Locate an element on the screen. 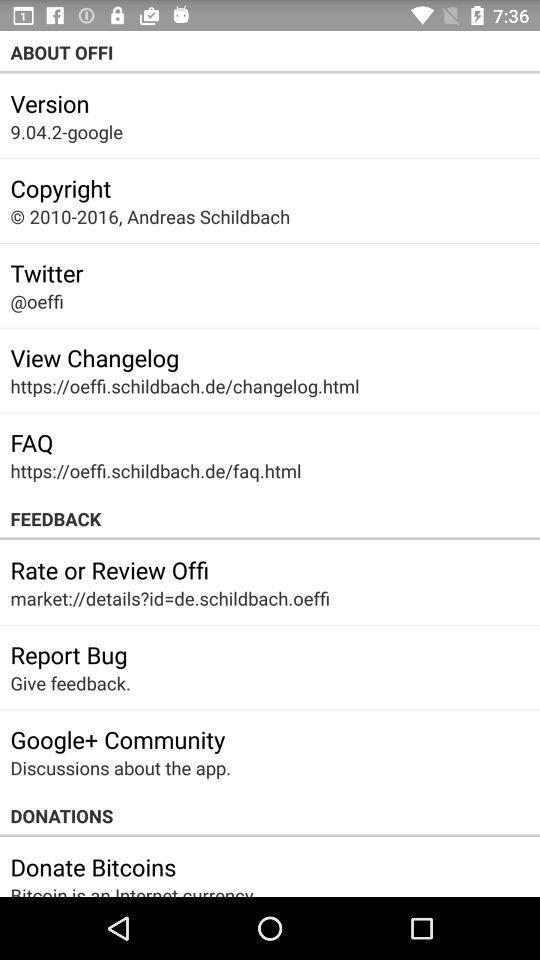  the icon below version is located at coordinates (66, 131).